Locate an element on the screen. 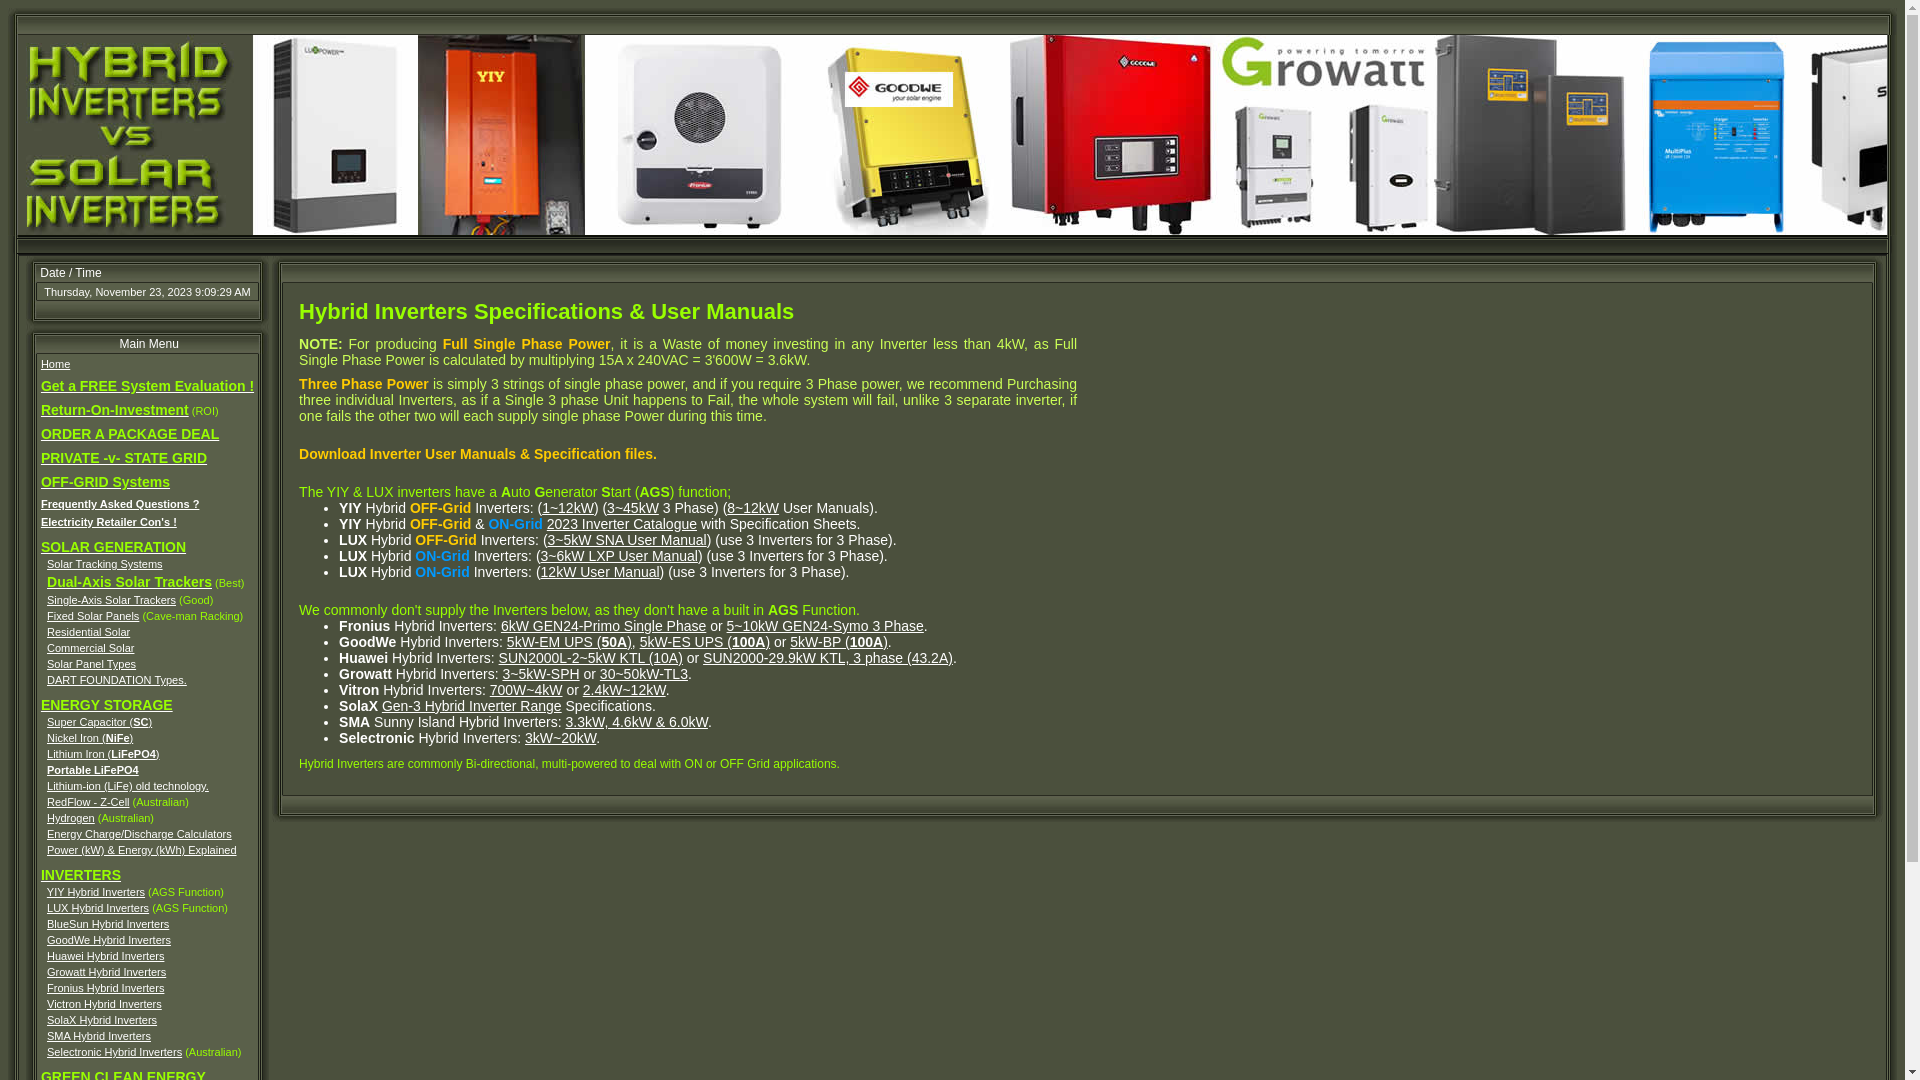  'OFF-GRID Systems' is located at coordinates (104, 482).